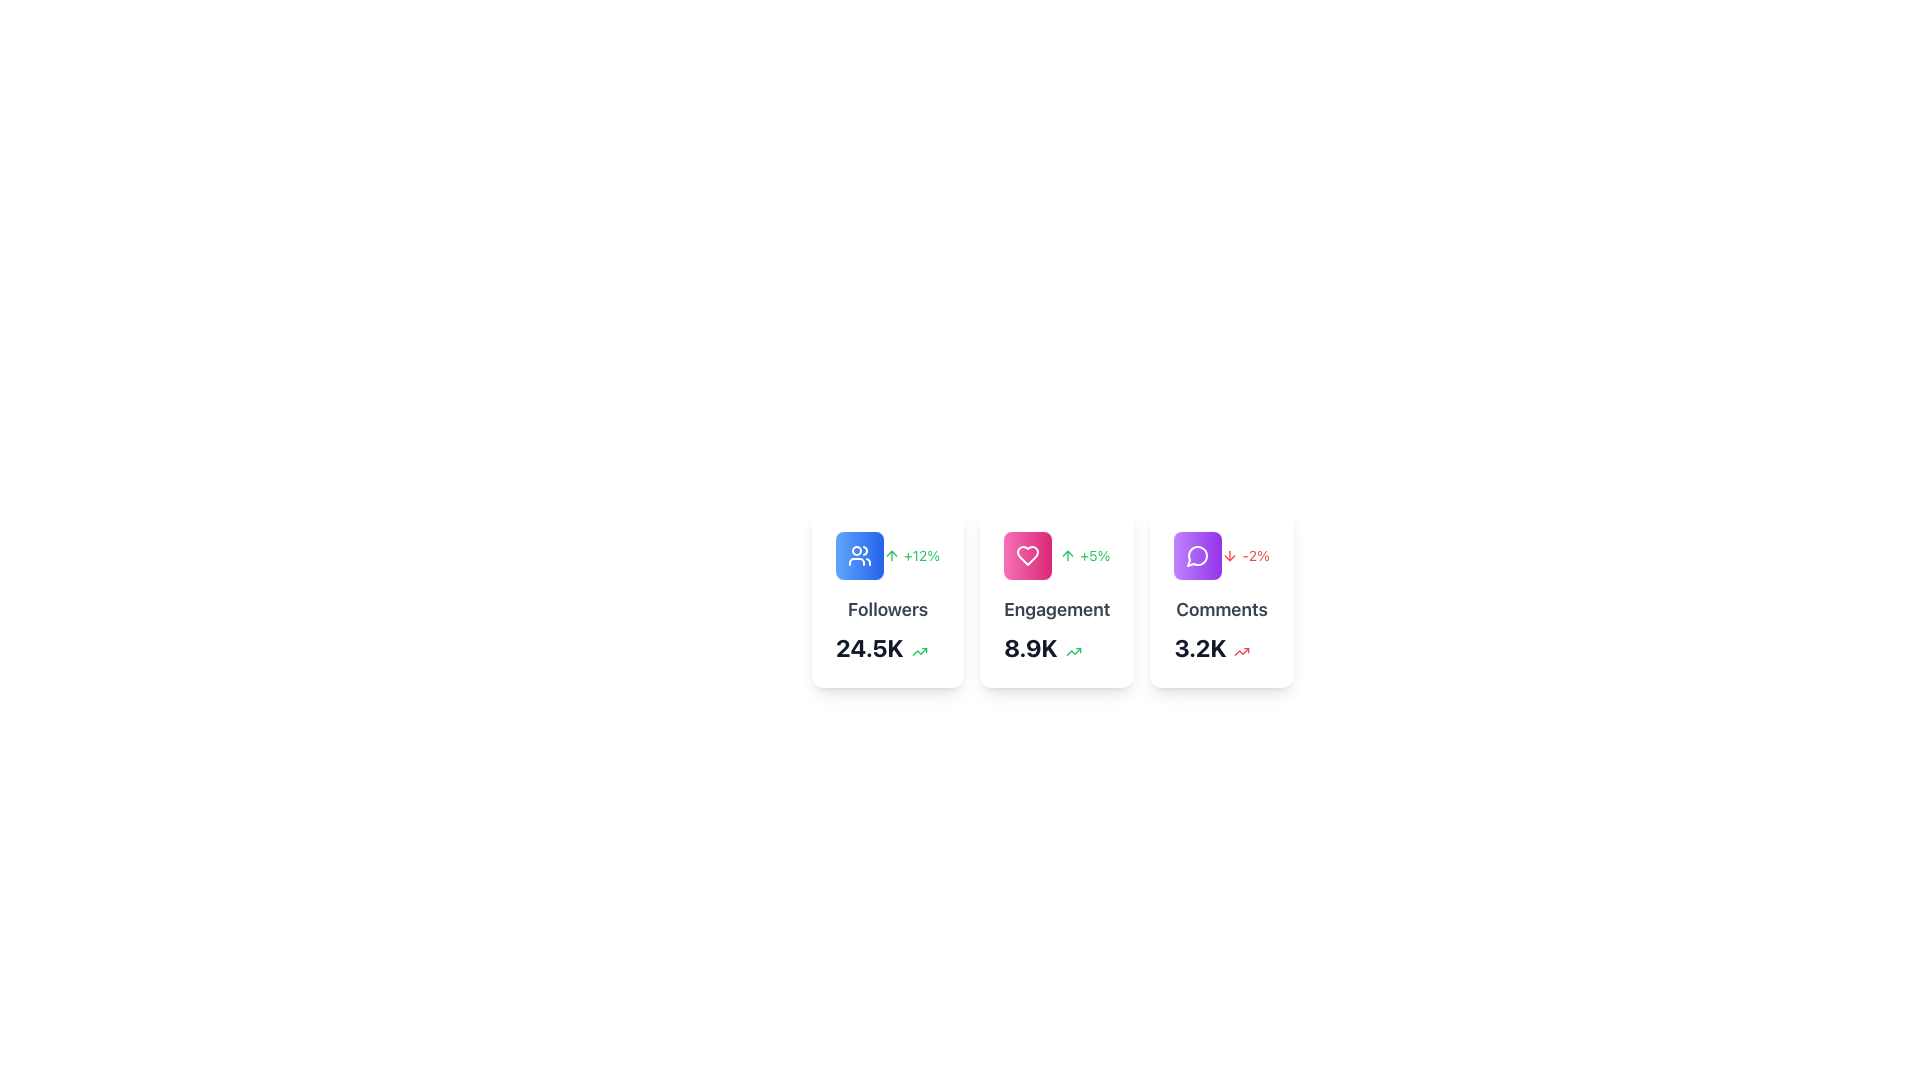  I want to click on and interpret the percentage value displayed in the 'Followers' card, which indicates a positive growth of 12%, so click(911, 555).